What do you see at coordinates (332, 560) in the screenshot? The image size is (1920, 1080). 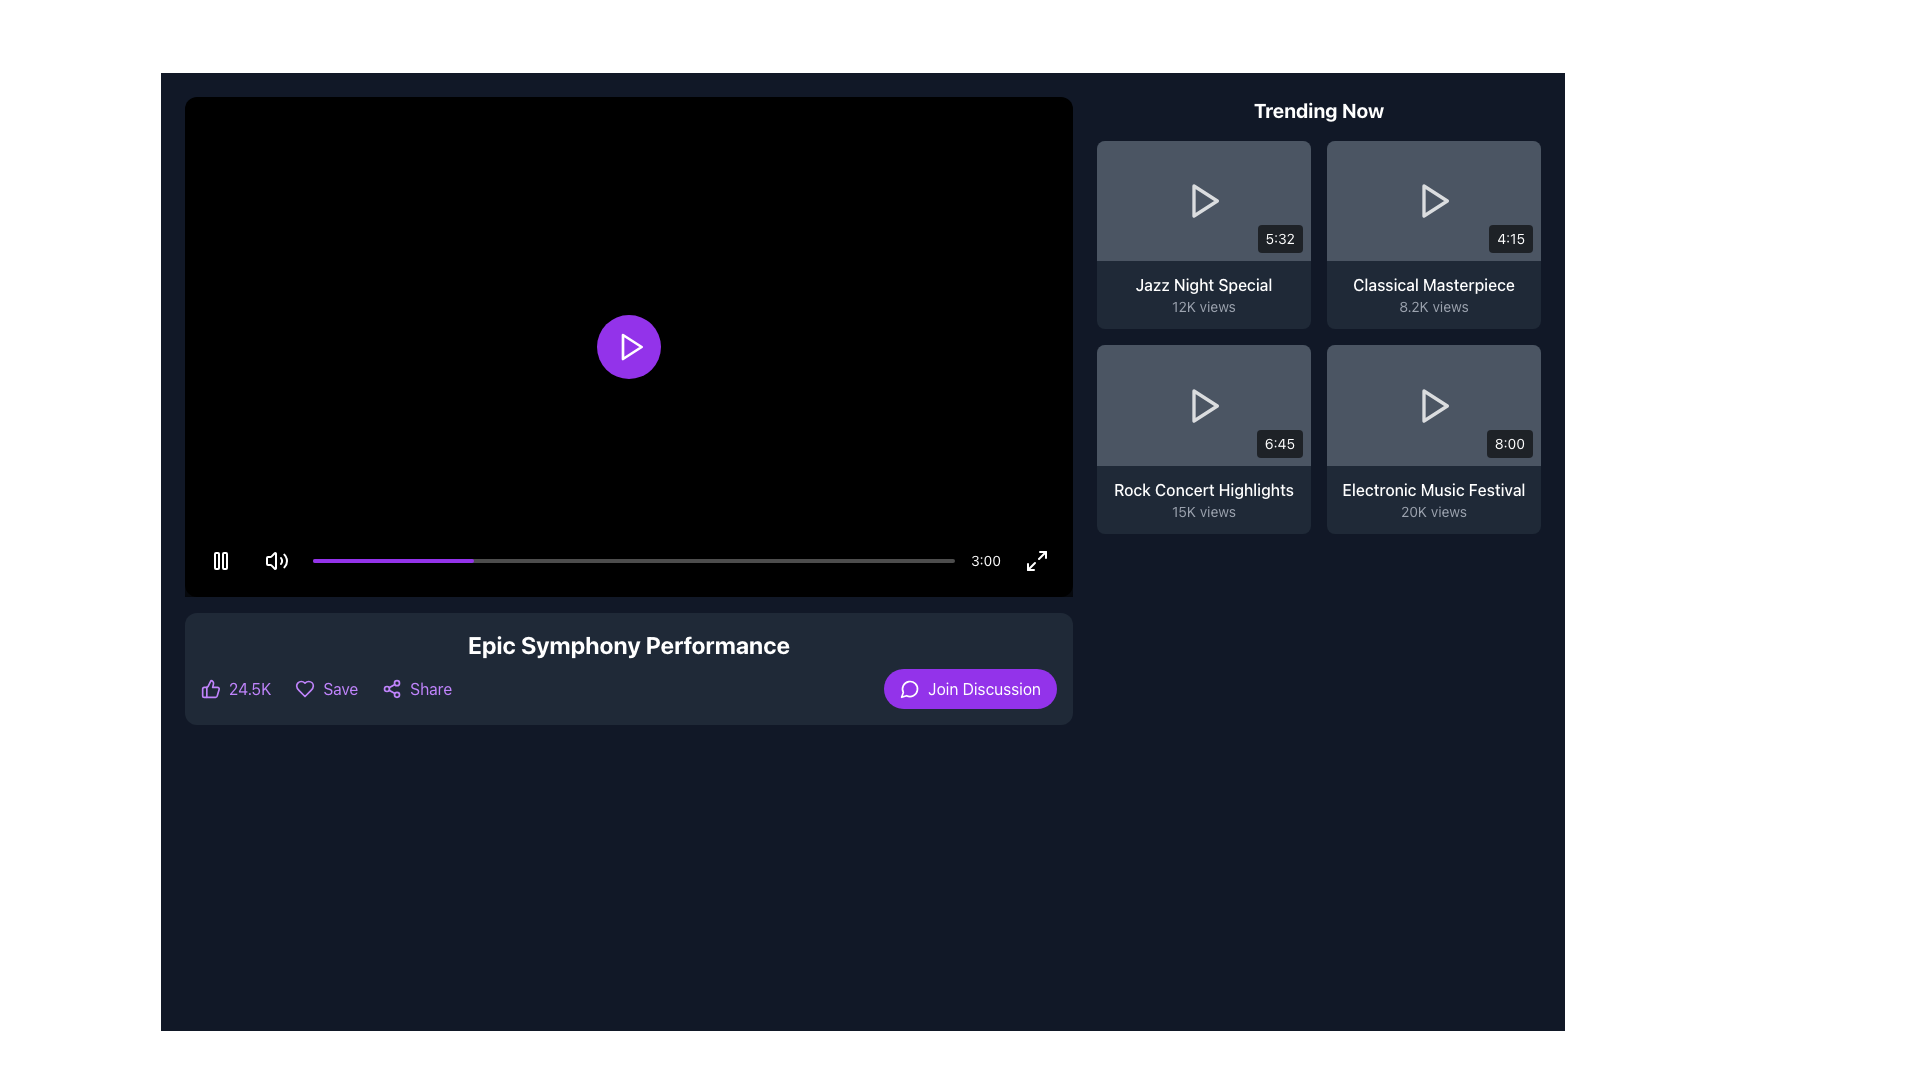 I see `the video playback progress` at bounding box center [332, 560].